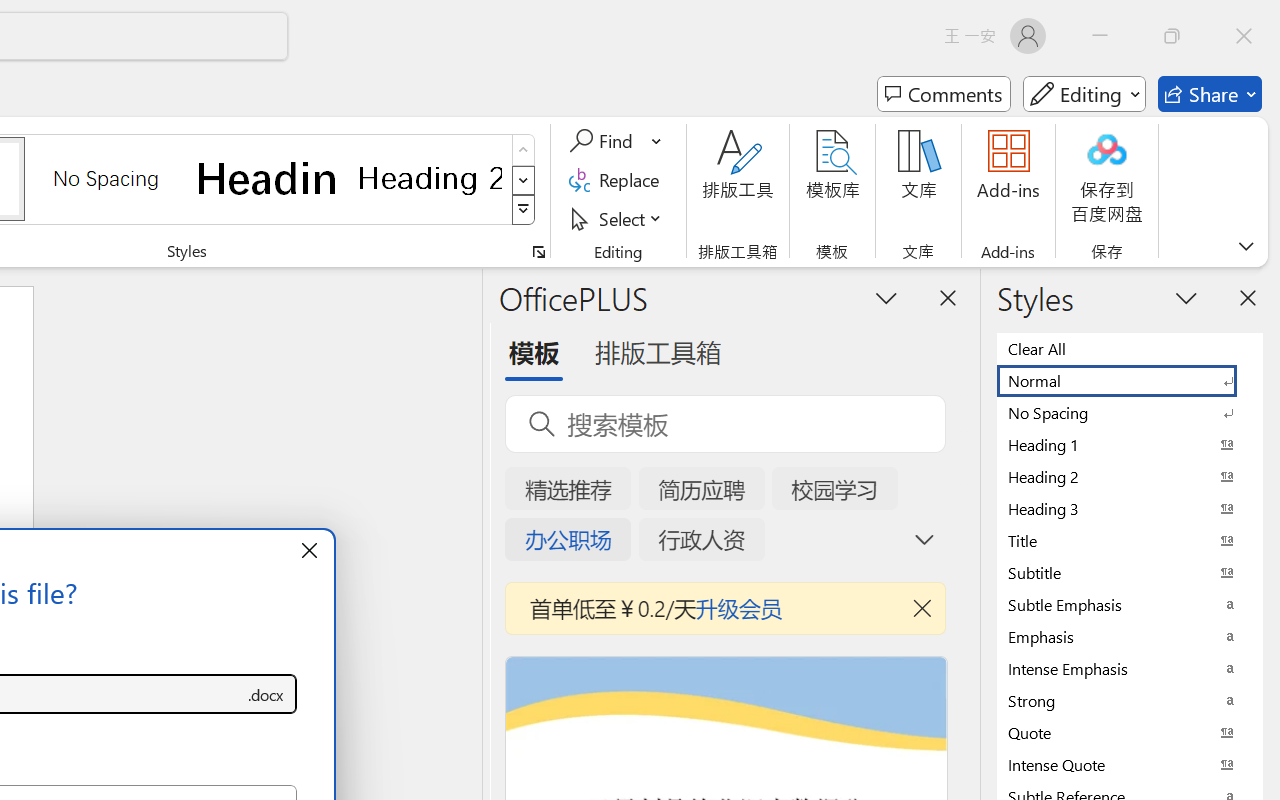 Image resolution: width=1280 pixels, height=800 pixels. What do you see at coordinates (538, 251) in the screenshot?
I see `'Styles...'` at bounding box center [538, 251].